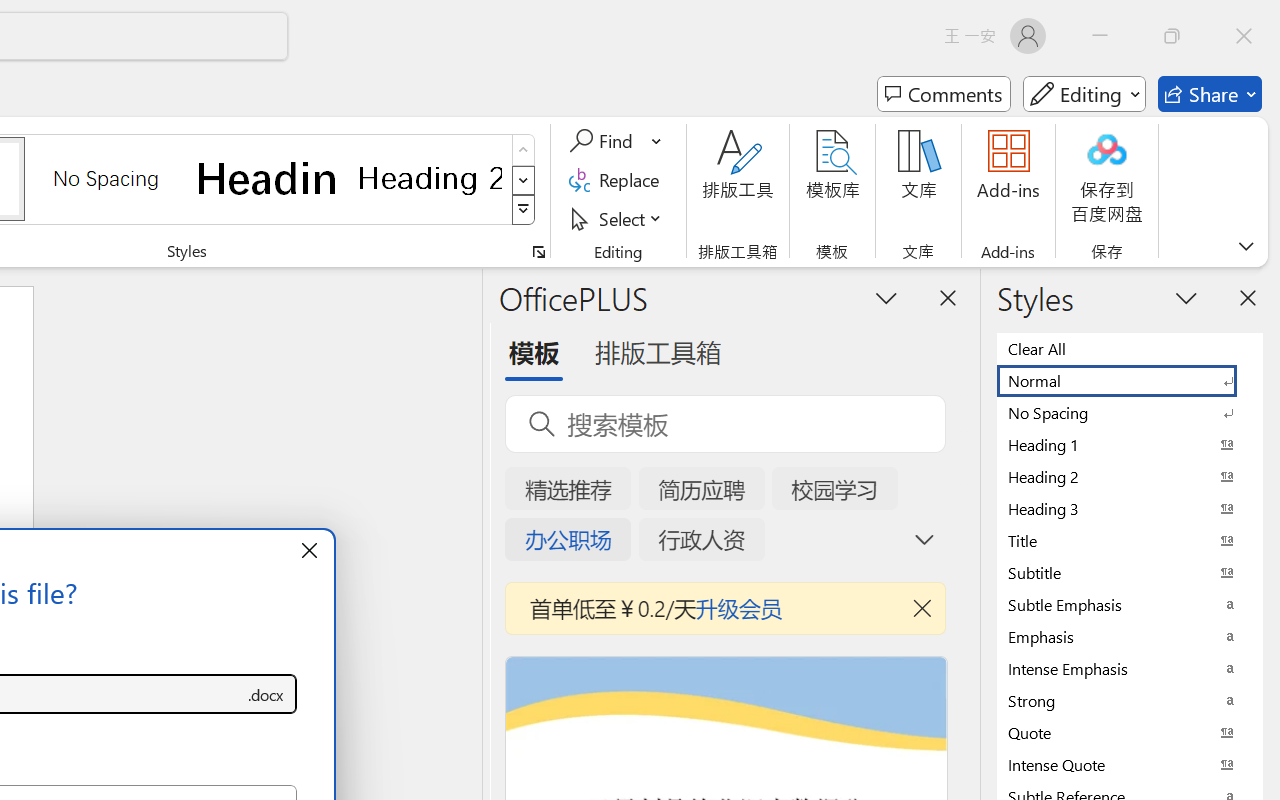 Image resolution: width=1280 pixels, height=800 pixels. What do you see at coordinates (538, 251) in the screenshot?
I see `'Styles...'` at bounding box center [538, 251].